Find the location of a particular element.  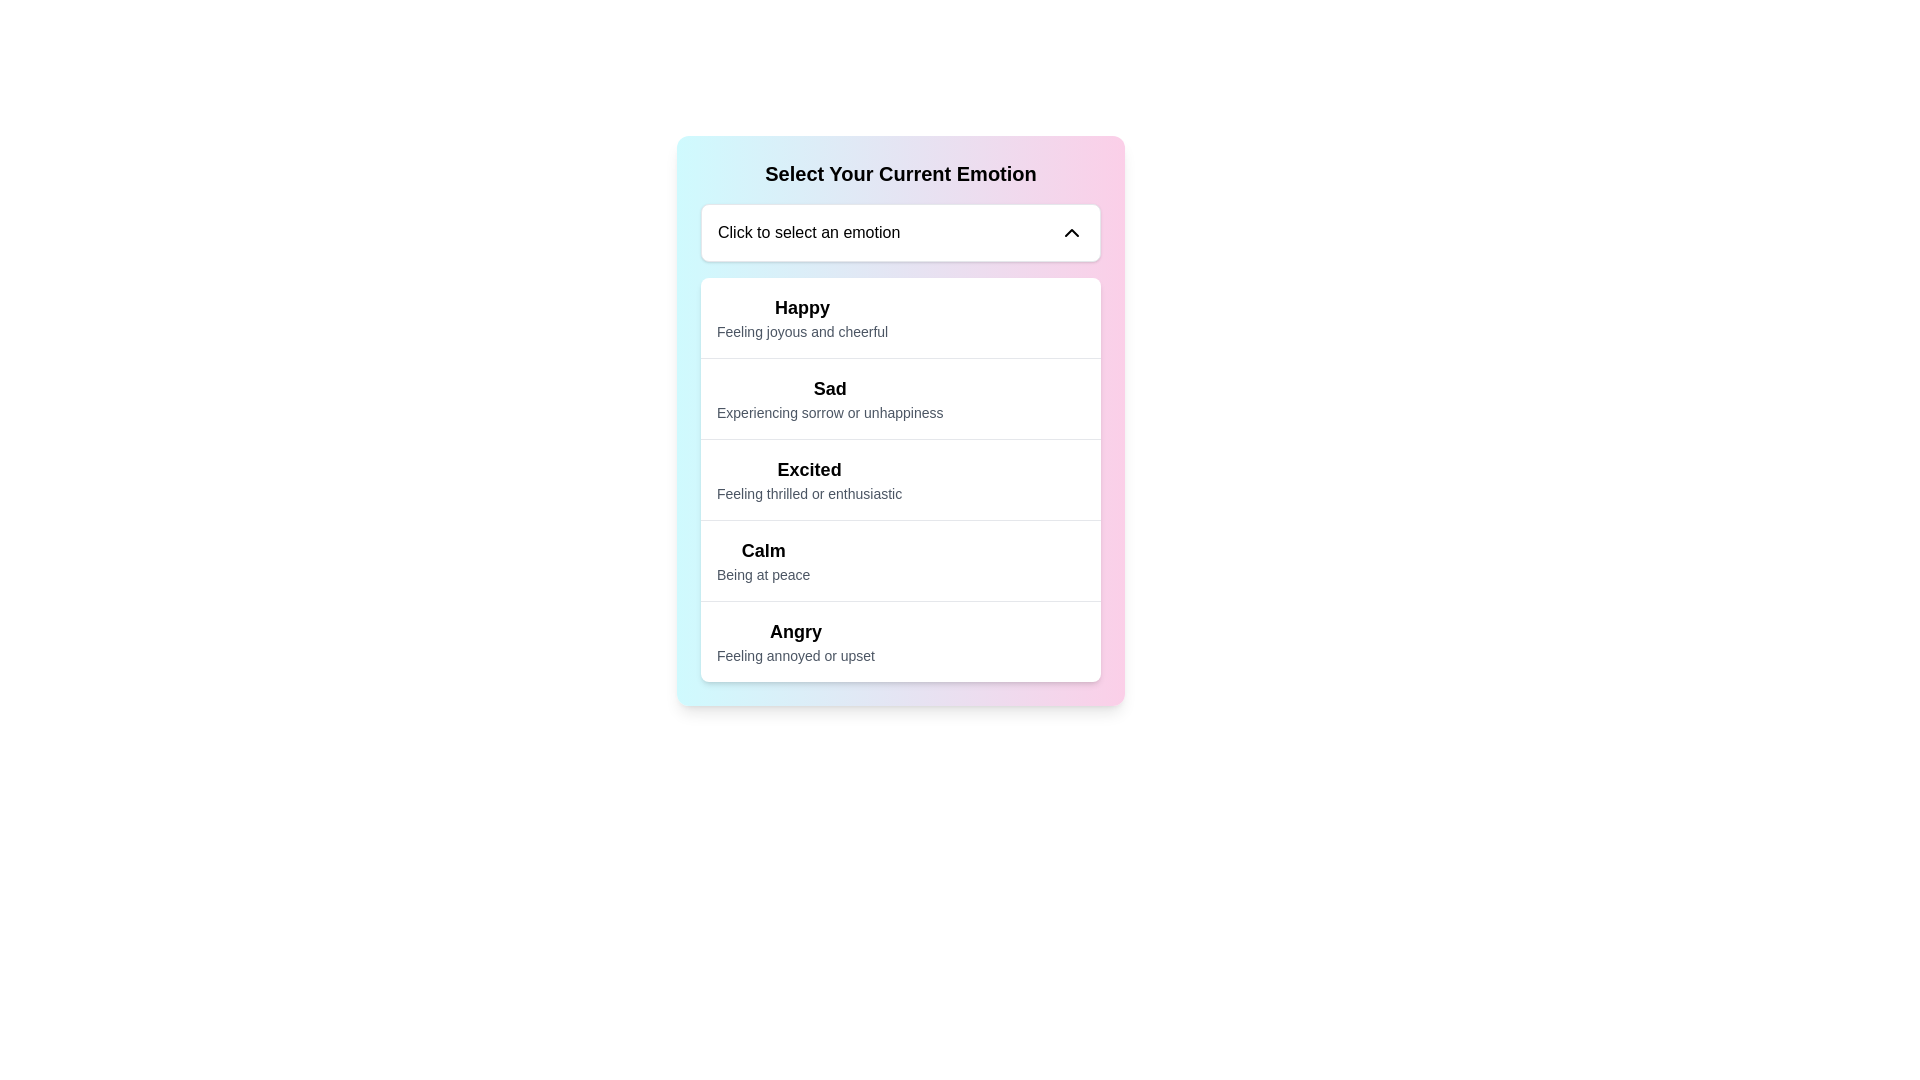

the selectable list item representing the 'Sad' emotional state, which is the second option in the list under 'Select Your Current Emotion.' is located at coordinates (900, 398).